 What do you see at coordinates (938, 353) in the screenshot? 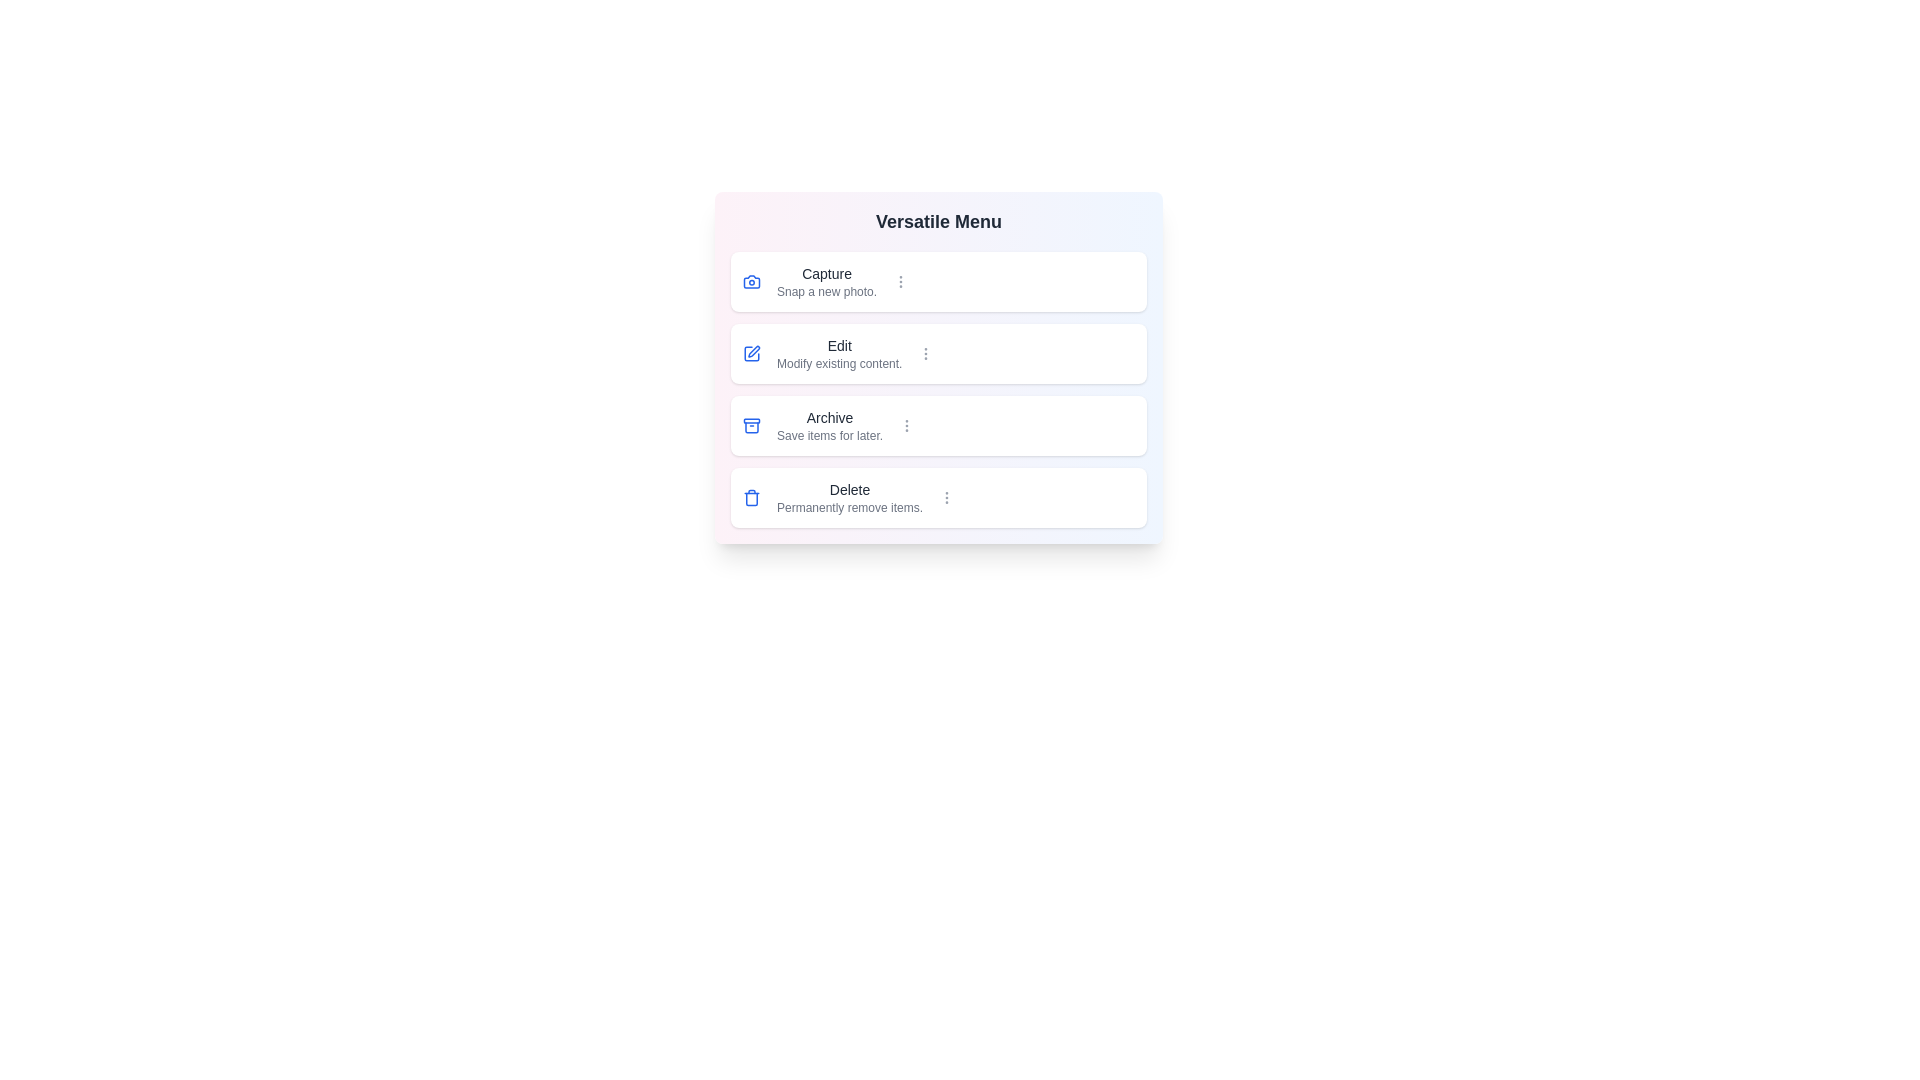
I see `the menu item labeled Edit to select it` at bounding box center [938, 353].